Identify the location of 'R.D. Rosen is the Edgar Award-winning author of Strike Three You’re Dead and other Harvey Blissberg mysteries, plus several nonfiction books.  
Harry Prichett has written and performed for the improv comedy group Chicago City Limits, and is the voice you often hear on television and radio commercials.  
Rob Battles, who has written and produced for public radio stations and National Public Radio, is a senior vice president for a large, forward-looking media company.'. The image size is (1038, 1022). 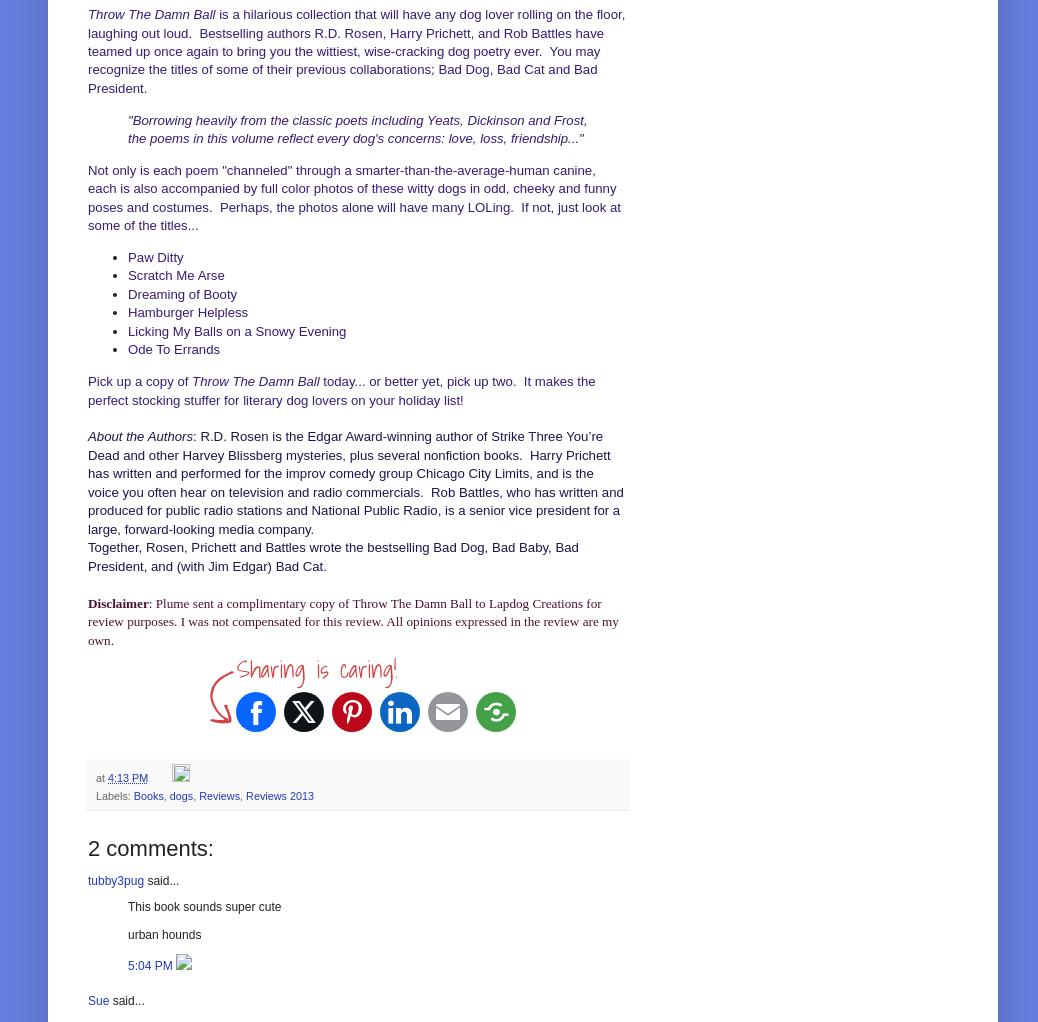
(355, 482).